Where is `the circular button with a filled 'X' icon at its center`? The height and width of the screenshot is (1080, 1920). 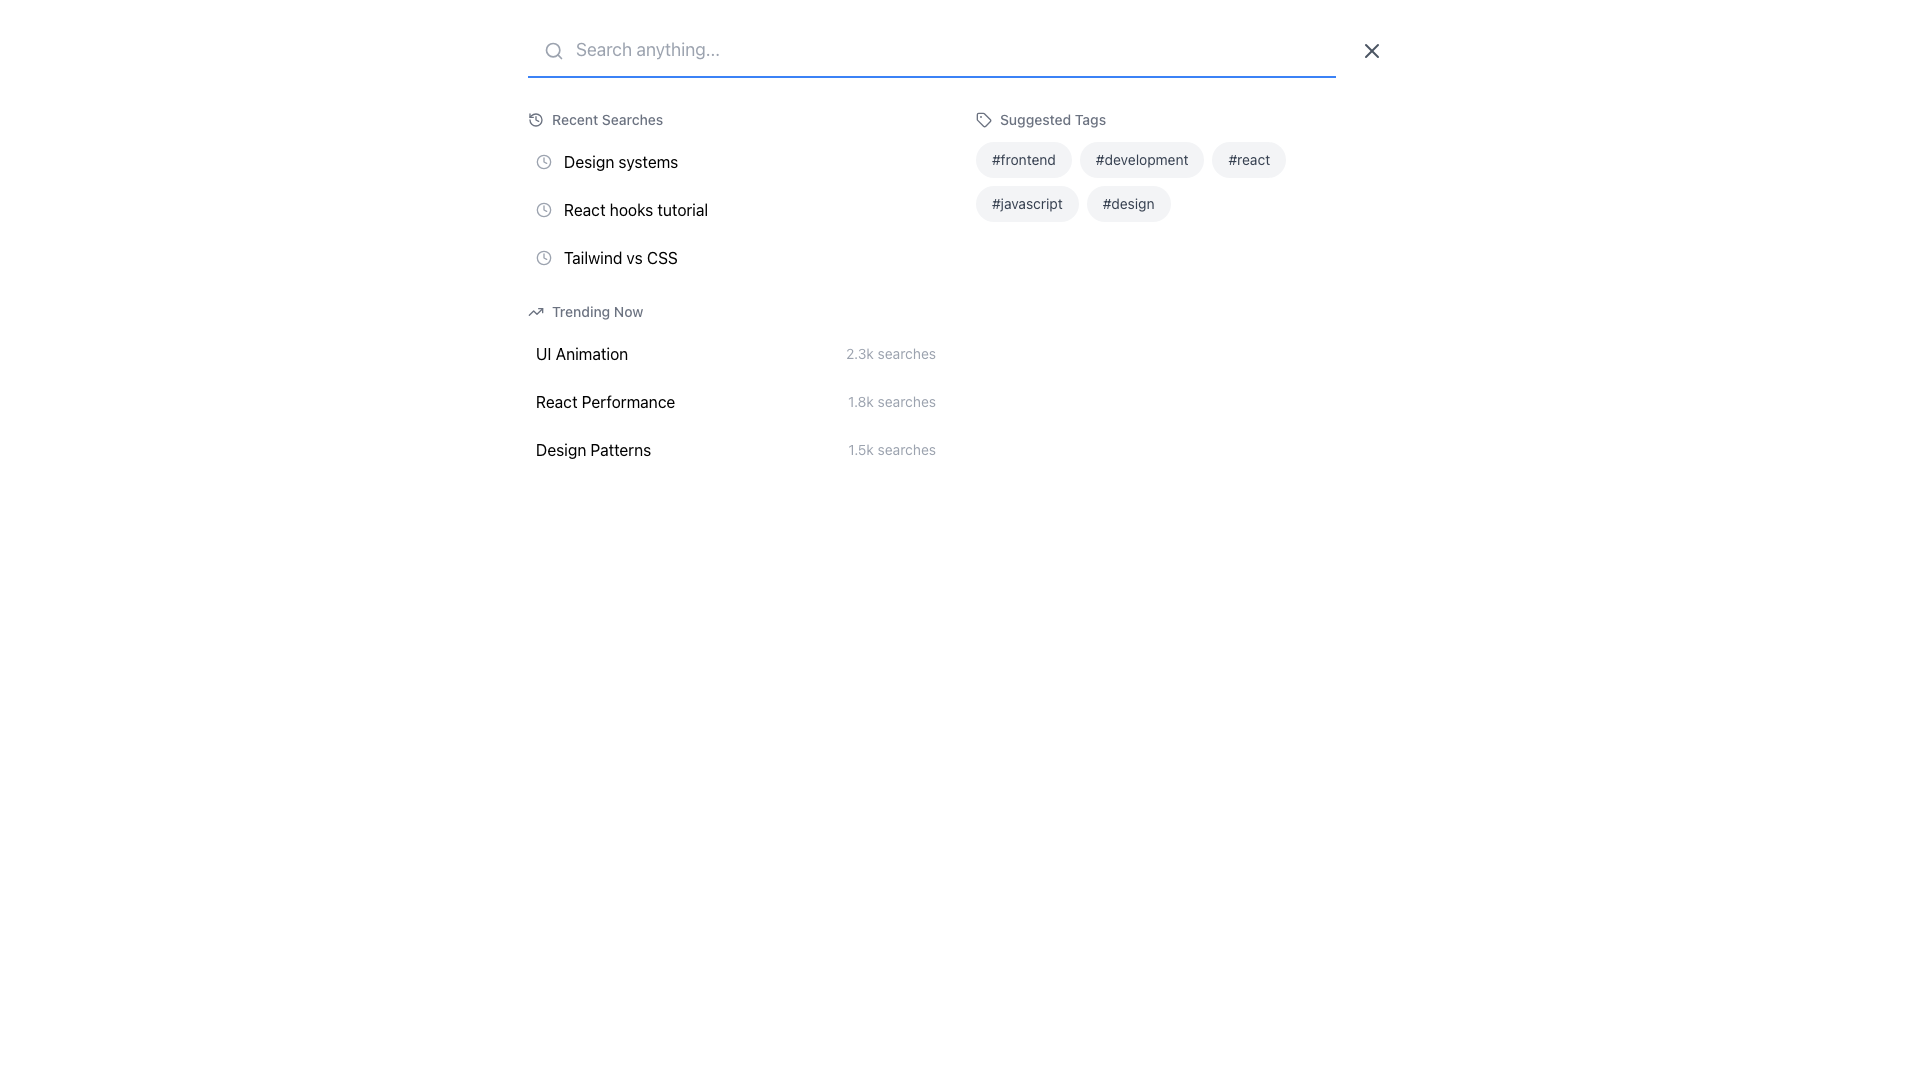
the circular button with a filled 'X' icon at its center is located at coordinates (1371, 49).